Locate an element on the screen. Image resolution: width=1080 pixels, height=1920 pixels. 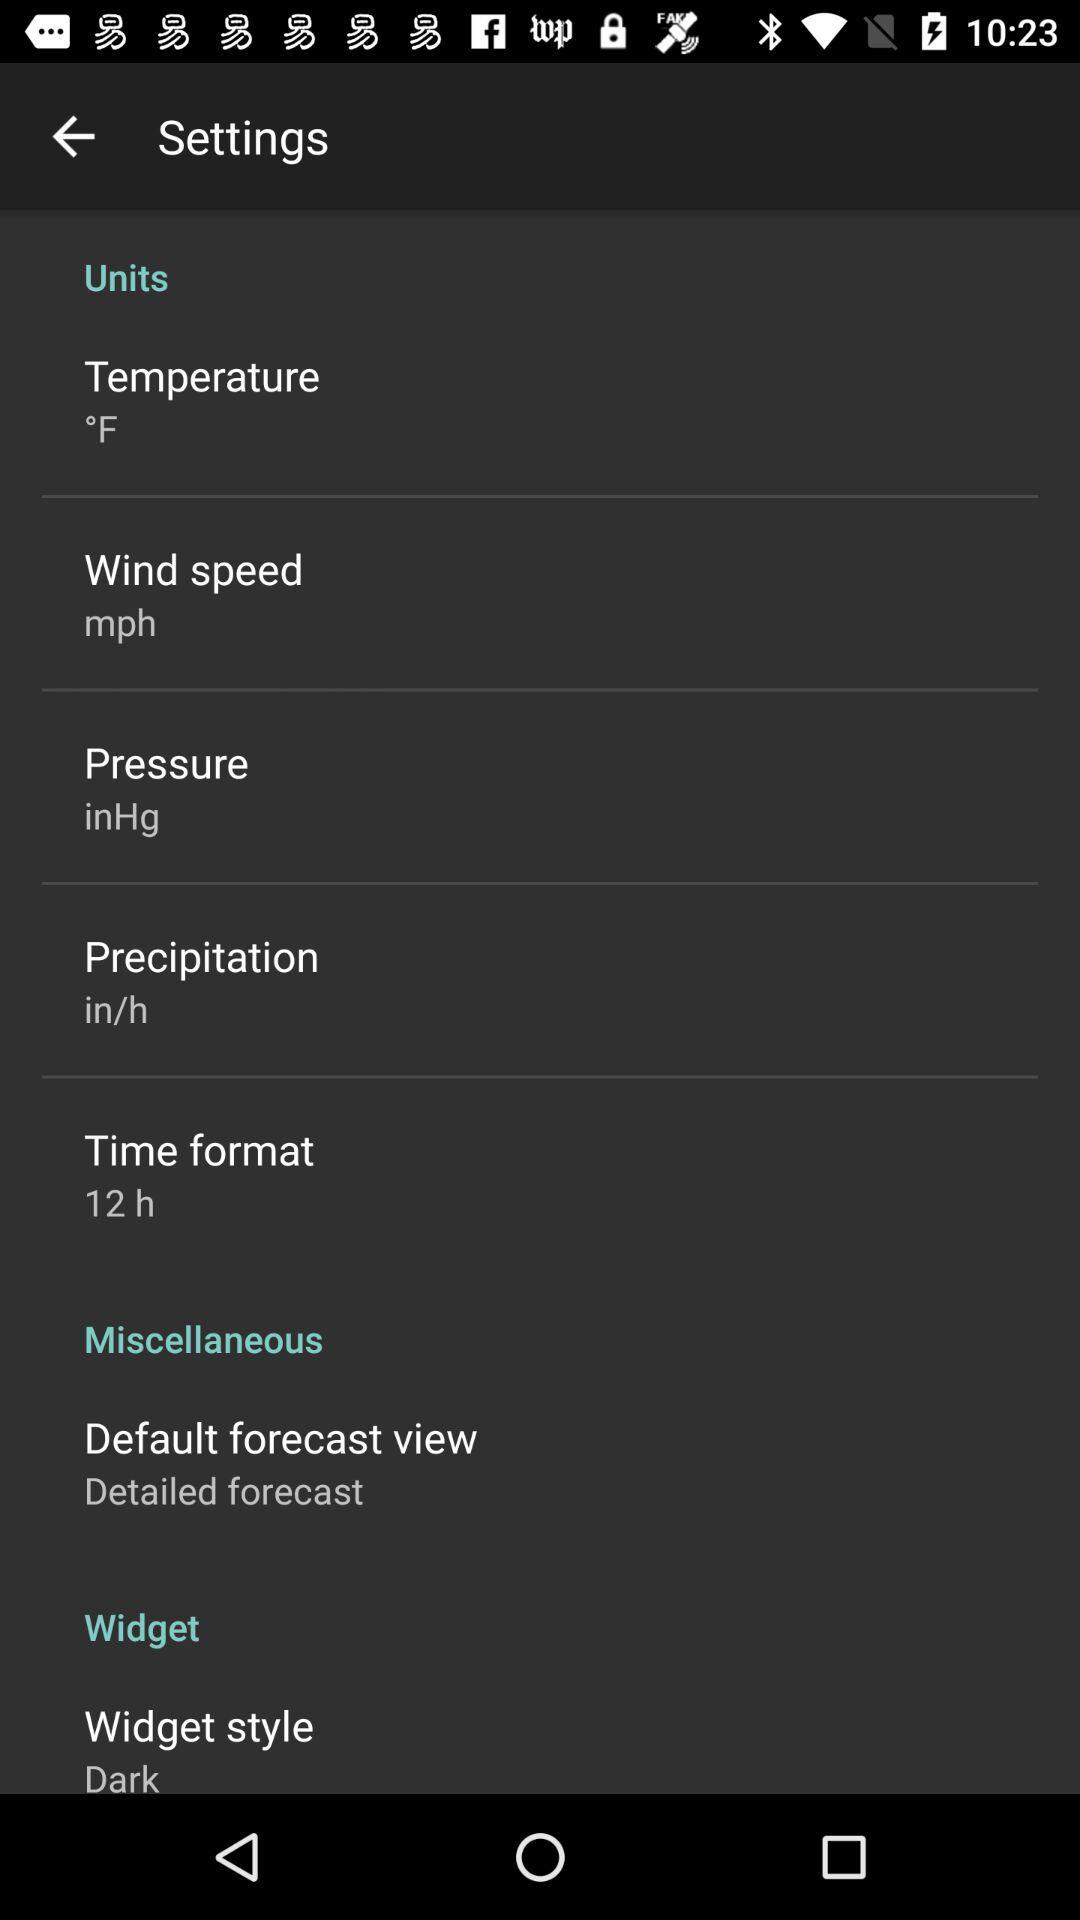
the icon below 12 h item is located at coordinates (540, 1317).